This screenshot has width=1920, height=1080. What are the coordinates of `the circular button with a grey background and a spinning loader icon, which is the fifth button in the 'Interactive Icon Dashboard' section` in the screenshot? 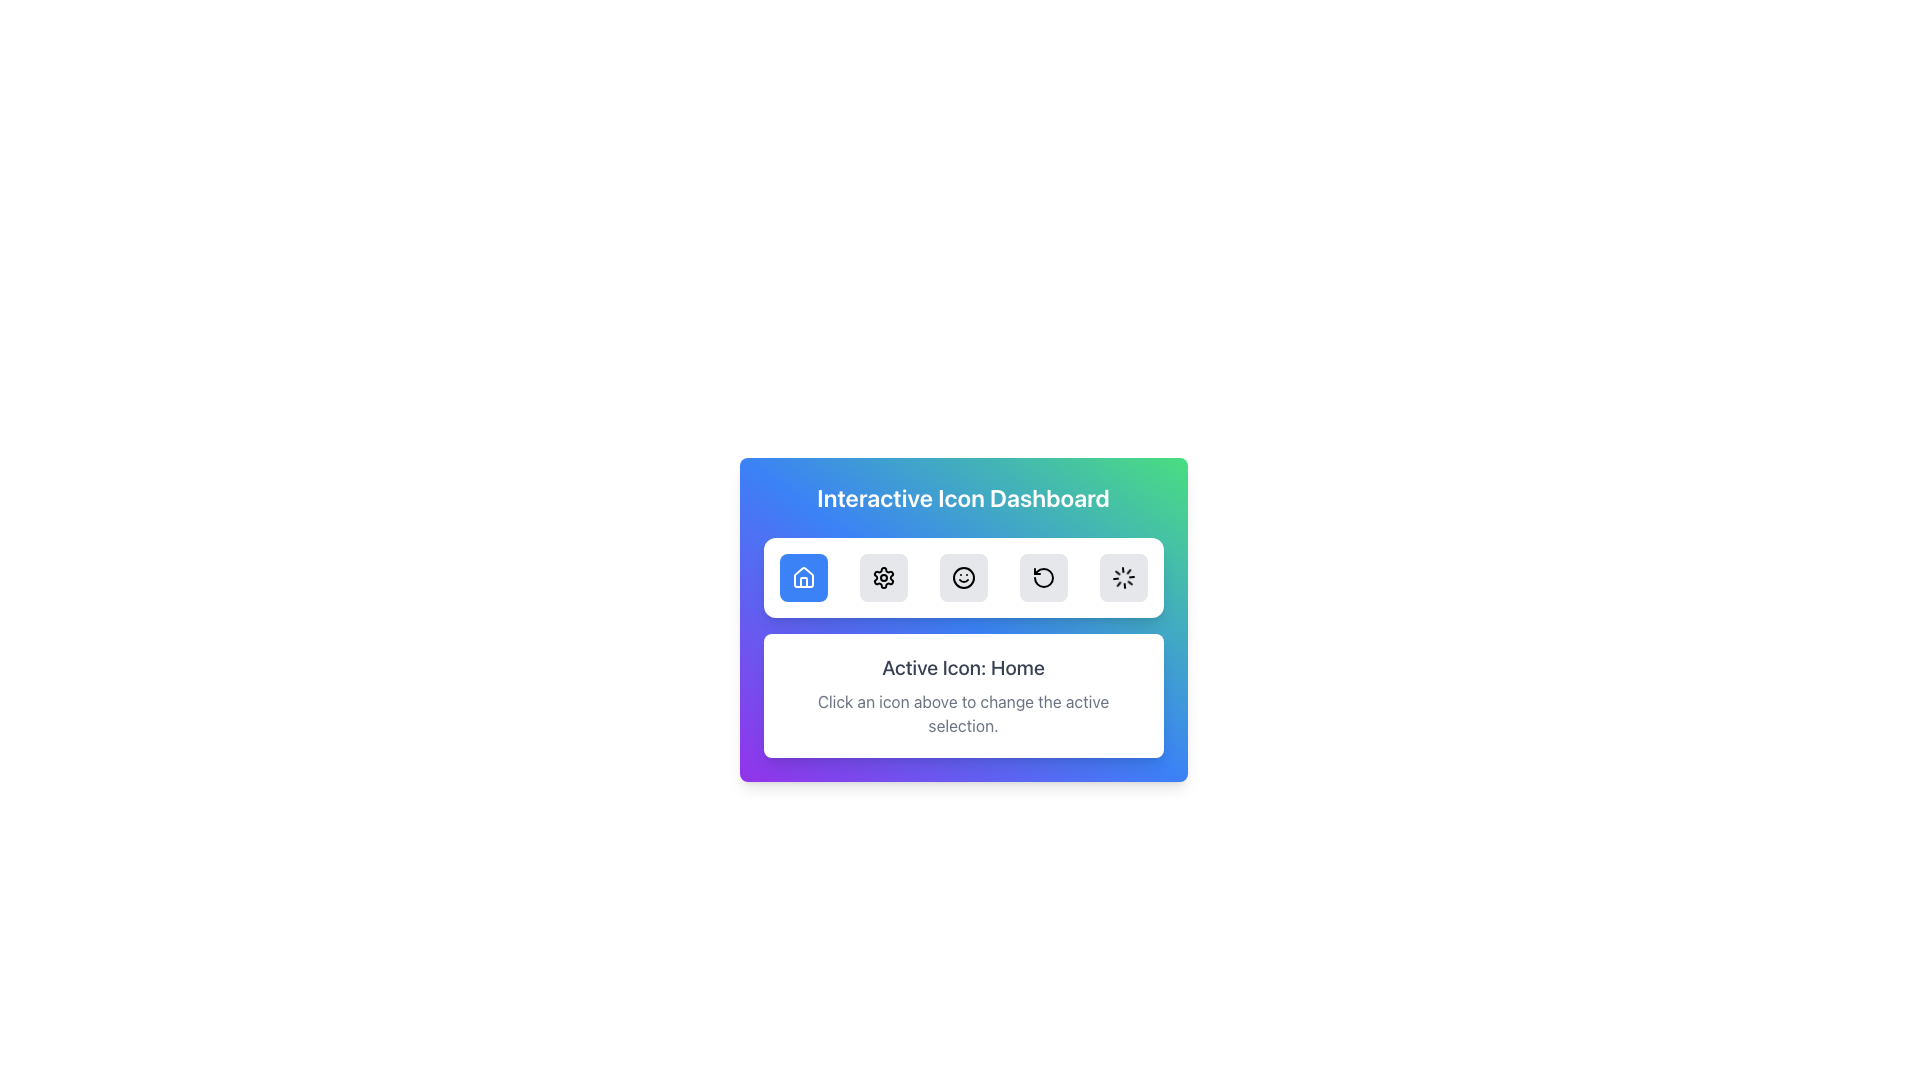 It's located at (1123, 578).